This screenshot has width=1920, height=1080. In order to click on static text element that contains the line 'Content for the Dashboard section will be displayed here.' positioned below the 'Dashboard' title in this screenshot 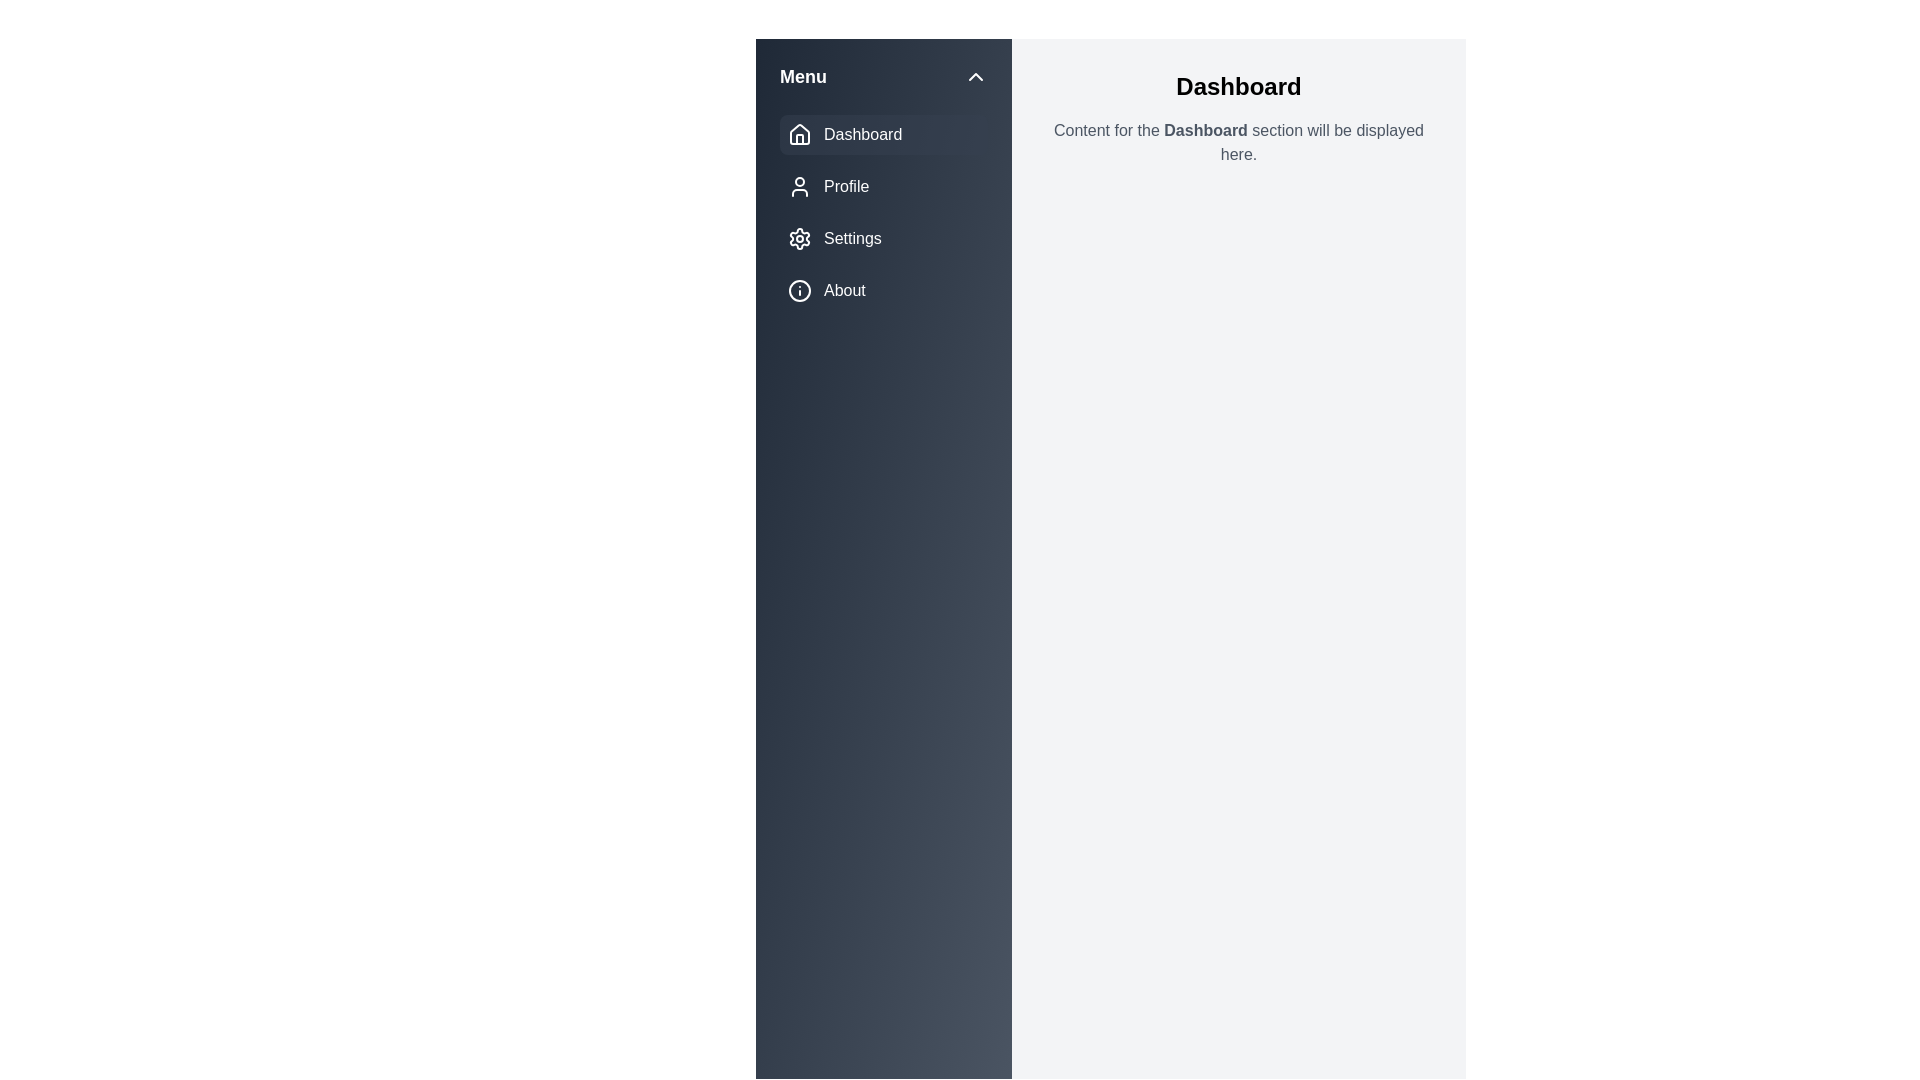, I will do `click(1237, 141)`.